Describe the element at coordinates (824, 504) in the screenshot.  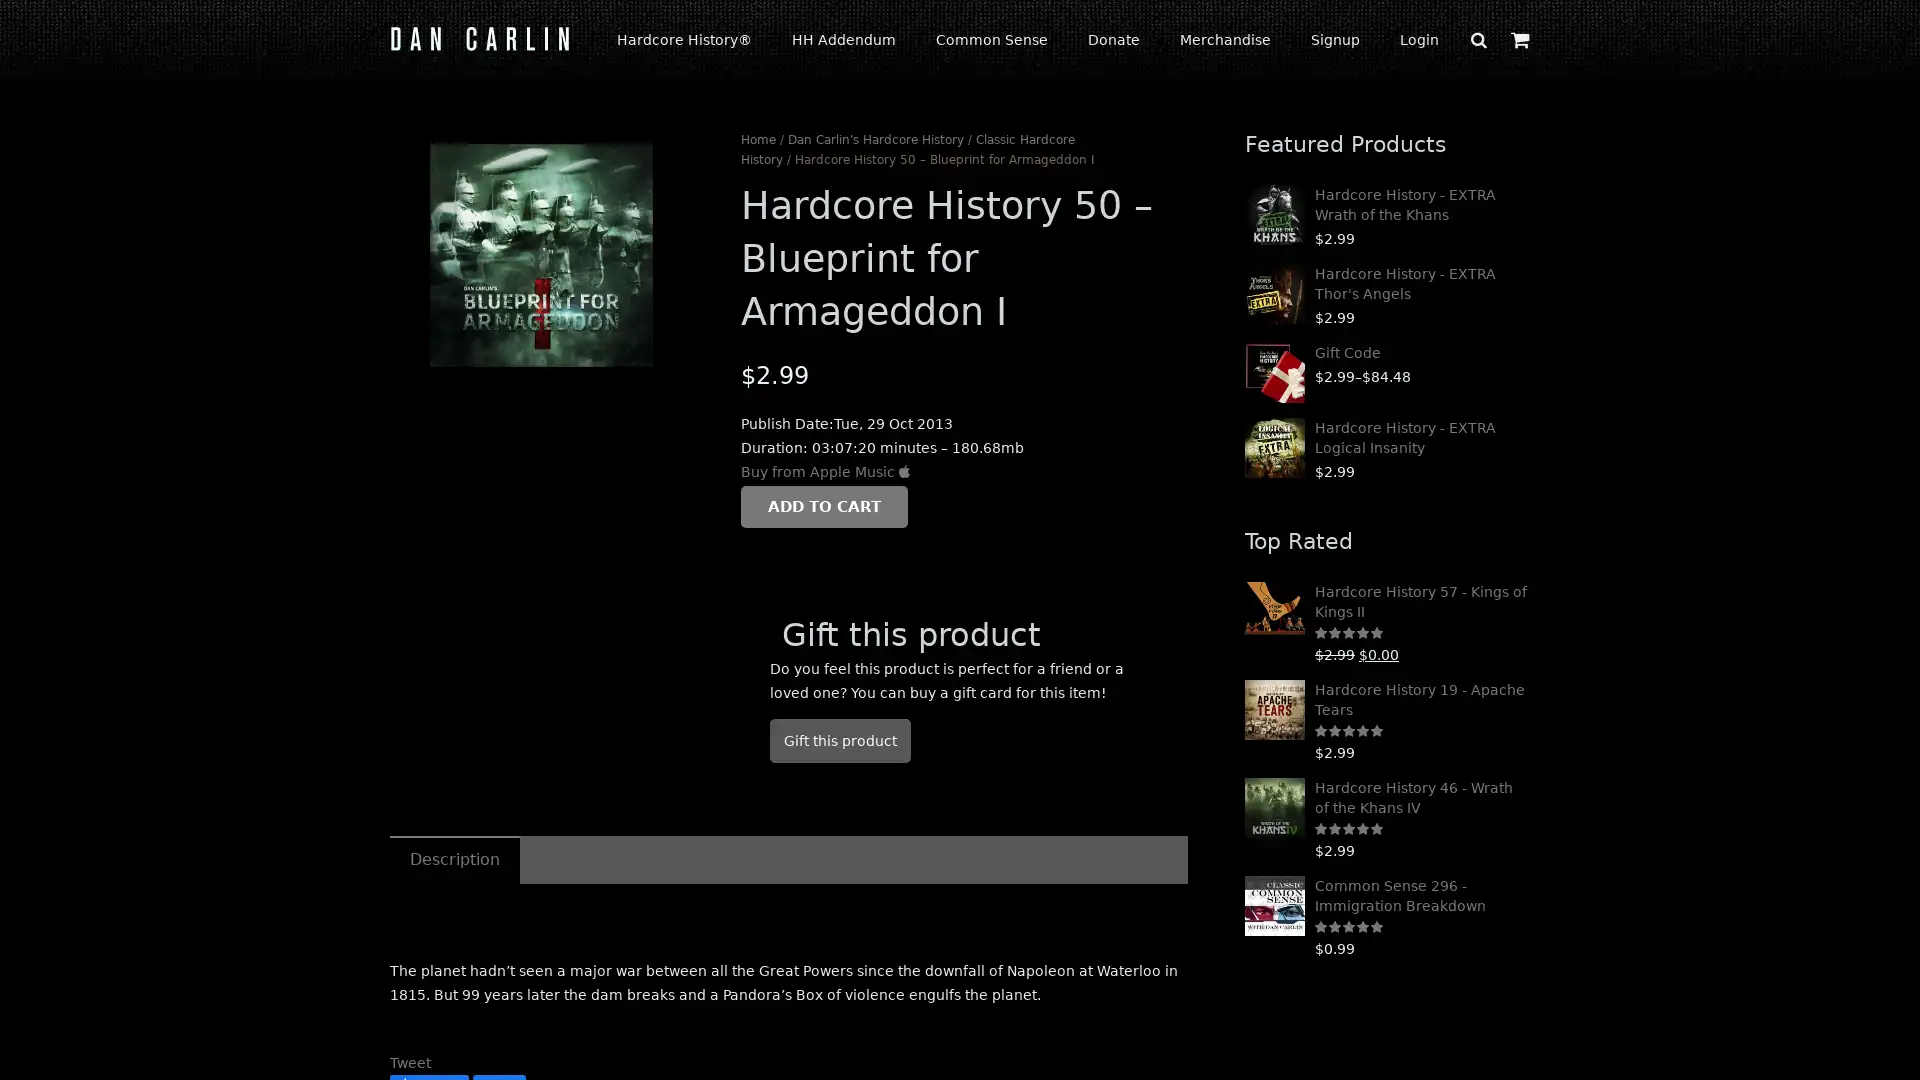
I see `ADD TO CART` at that location.